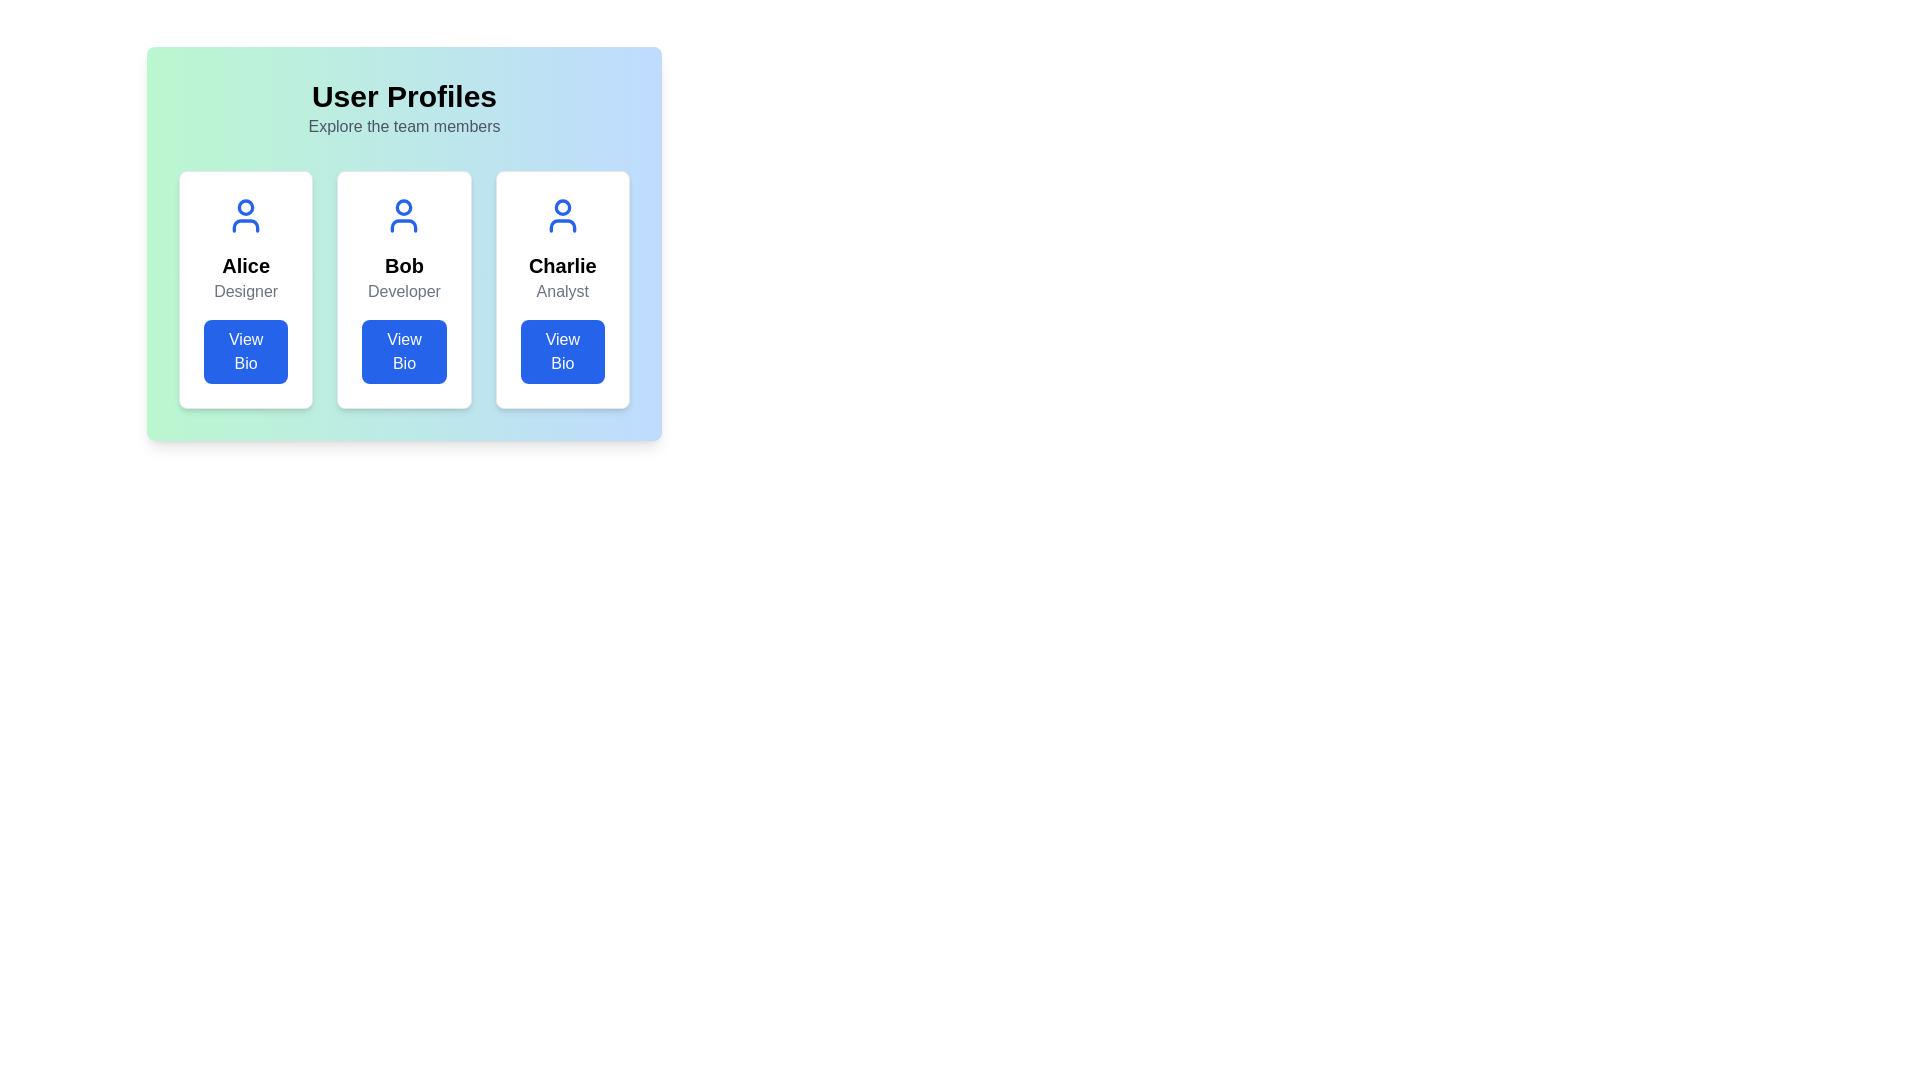 Image resolution: width=1920 pixels, height=1080 pixels. What do you see at coordinates (561, 216) in the screenshot?
I see `the SVG icon representing the user 'Charlie', which is centrally located at the upper section of the card above the text 'Charlie' and the subtitle 'Analyst'` at bounding box center [561, 216].